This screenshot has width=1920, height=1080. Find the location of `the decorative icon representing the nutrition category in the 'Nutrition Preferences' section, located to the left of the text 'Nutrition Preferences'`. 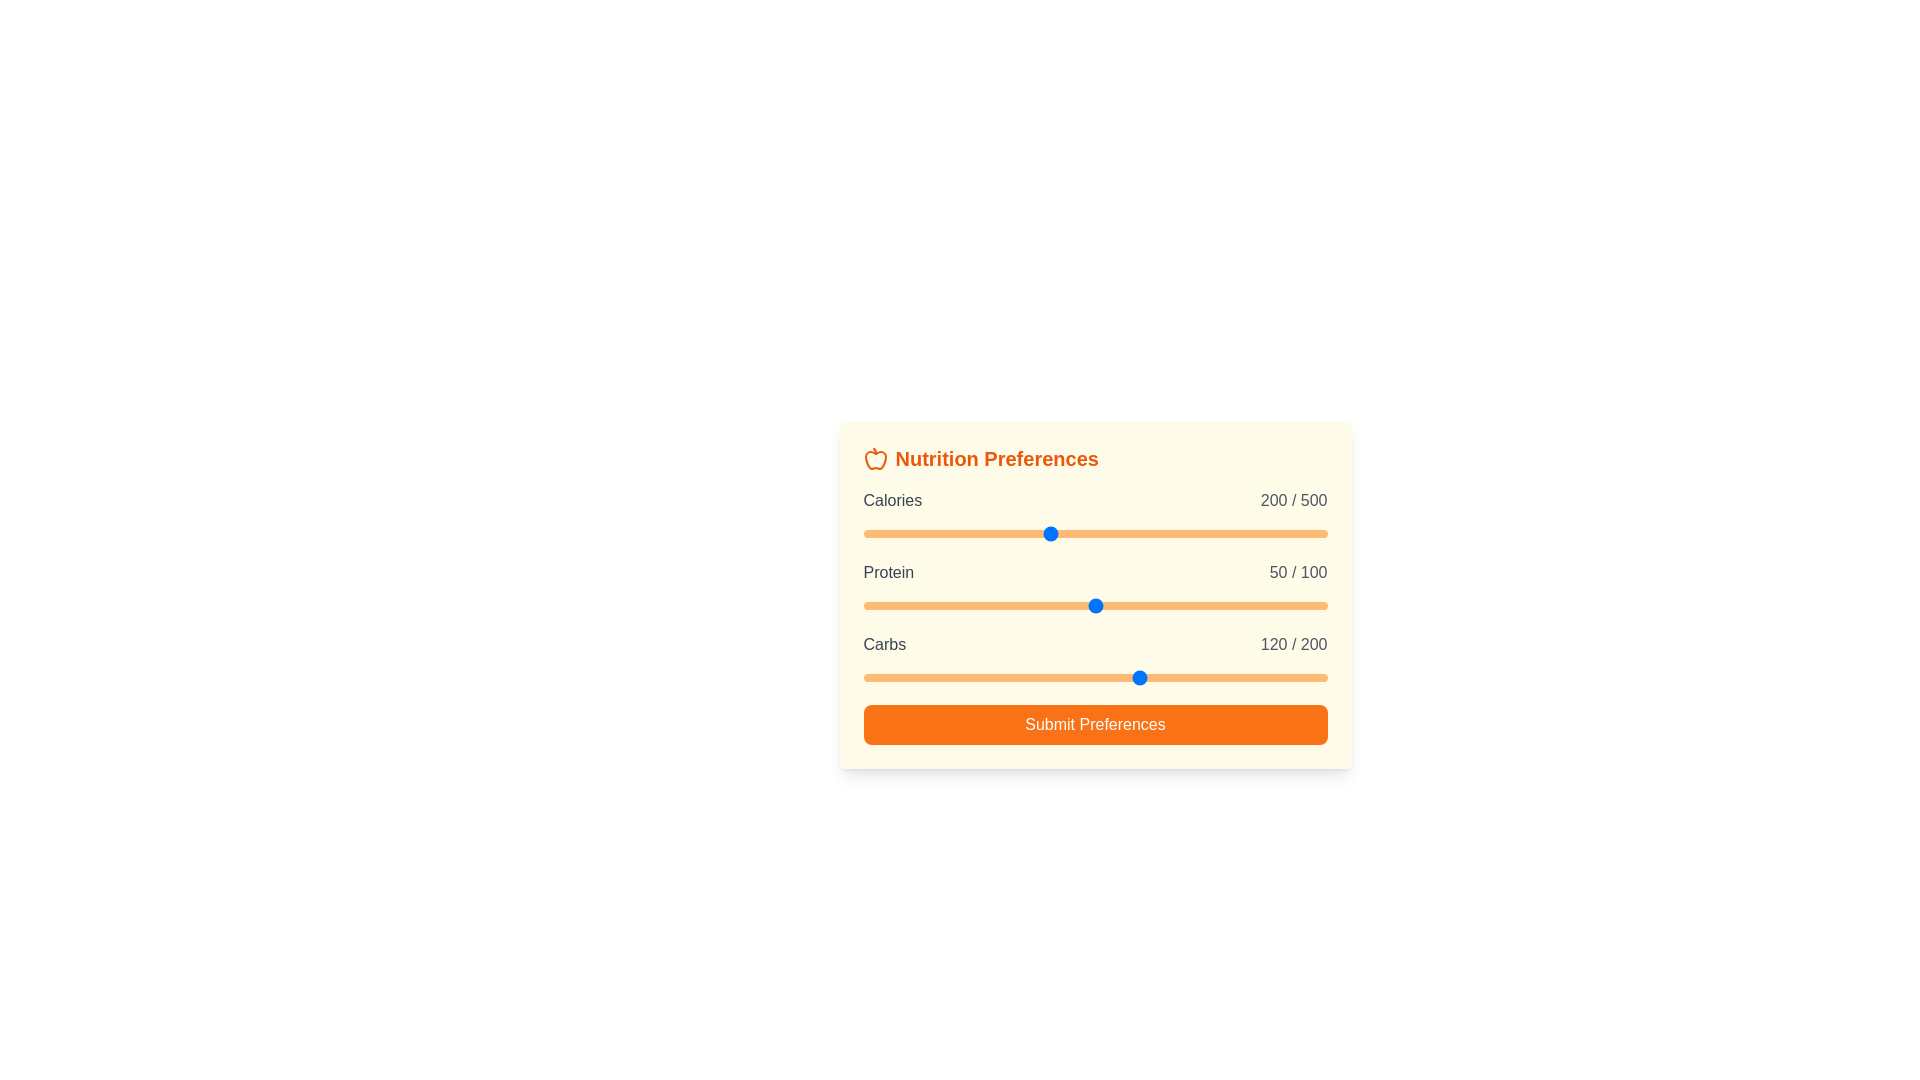

the decorative icon representing the nutrition category in the 'Nutrition Preferences' section, located to the left of the text 'Nutrition Preferences' is located at coordinates (875, 459).